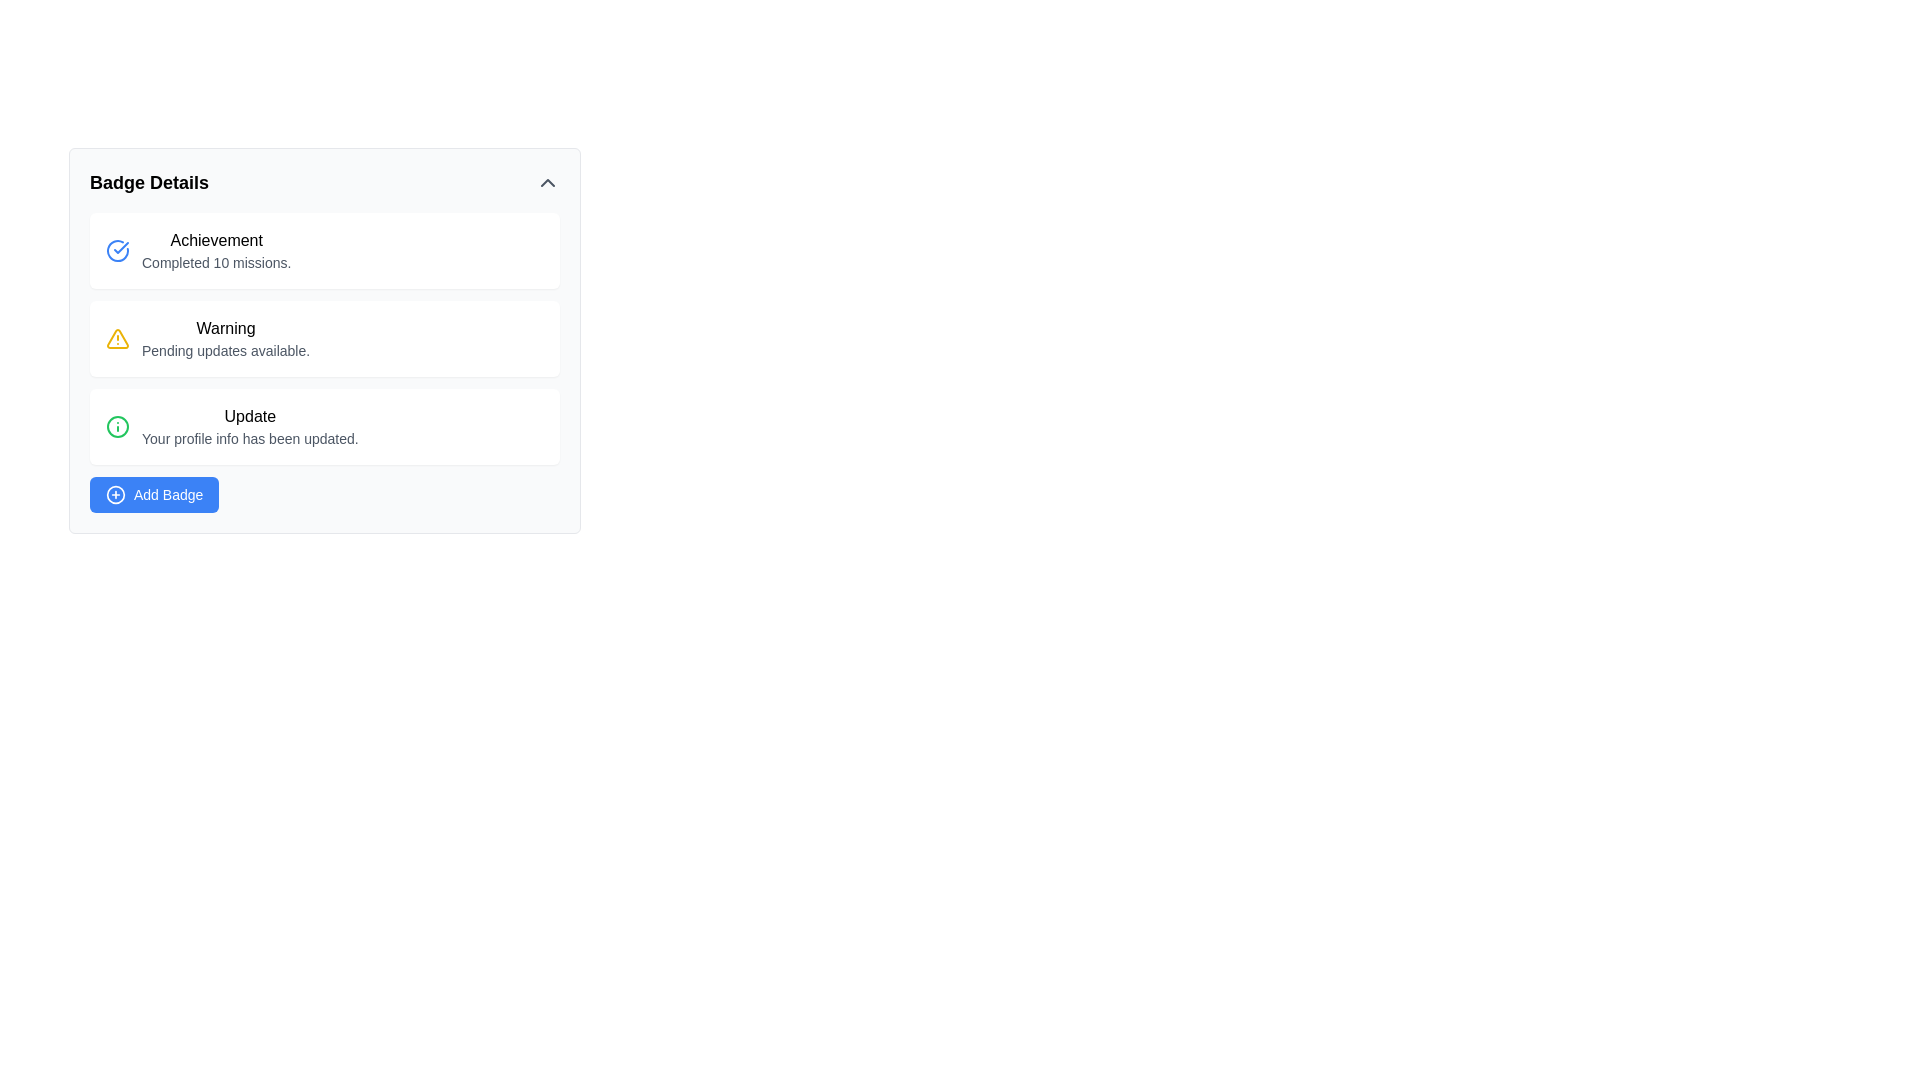 The height and width of the screenshot is (1080, 1920). What do you see at coordinates (325, 426) in the screenshot?
I see `the third Notification card in the 'Badge Details' section that informs users about their profile information update` at bounding box center [325, 426].